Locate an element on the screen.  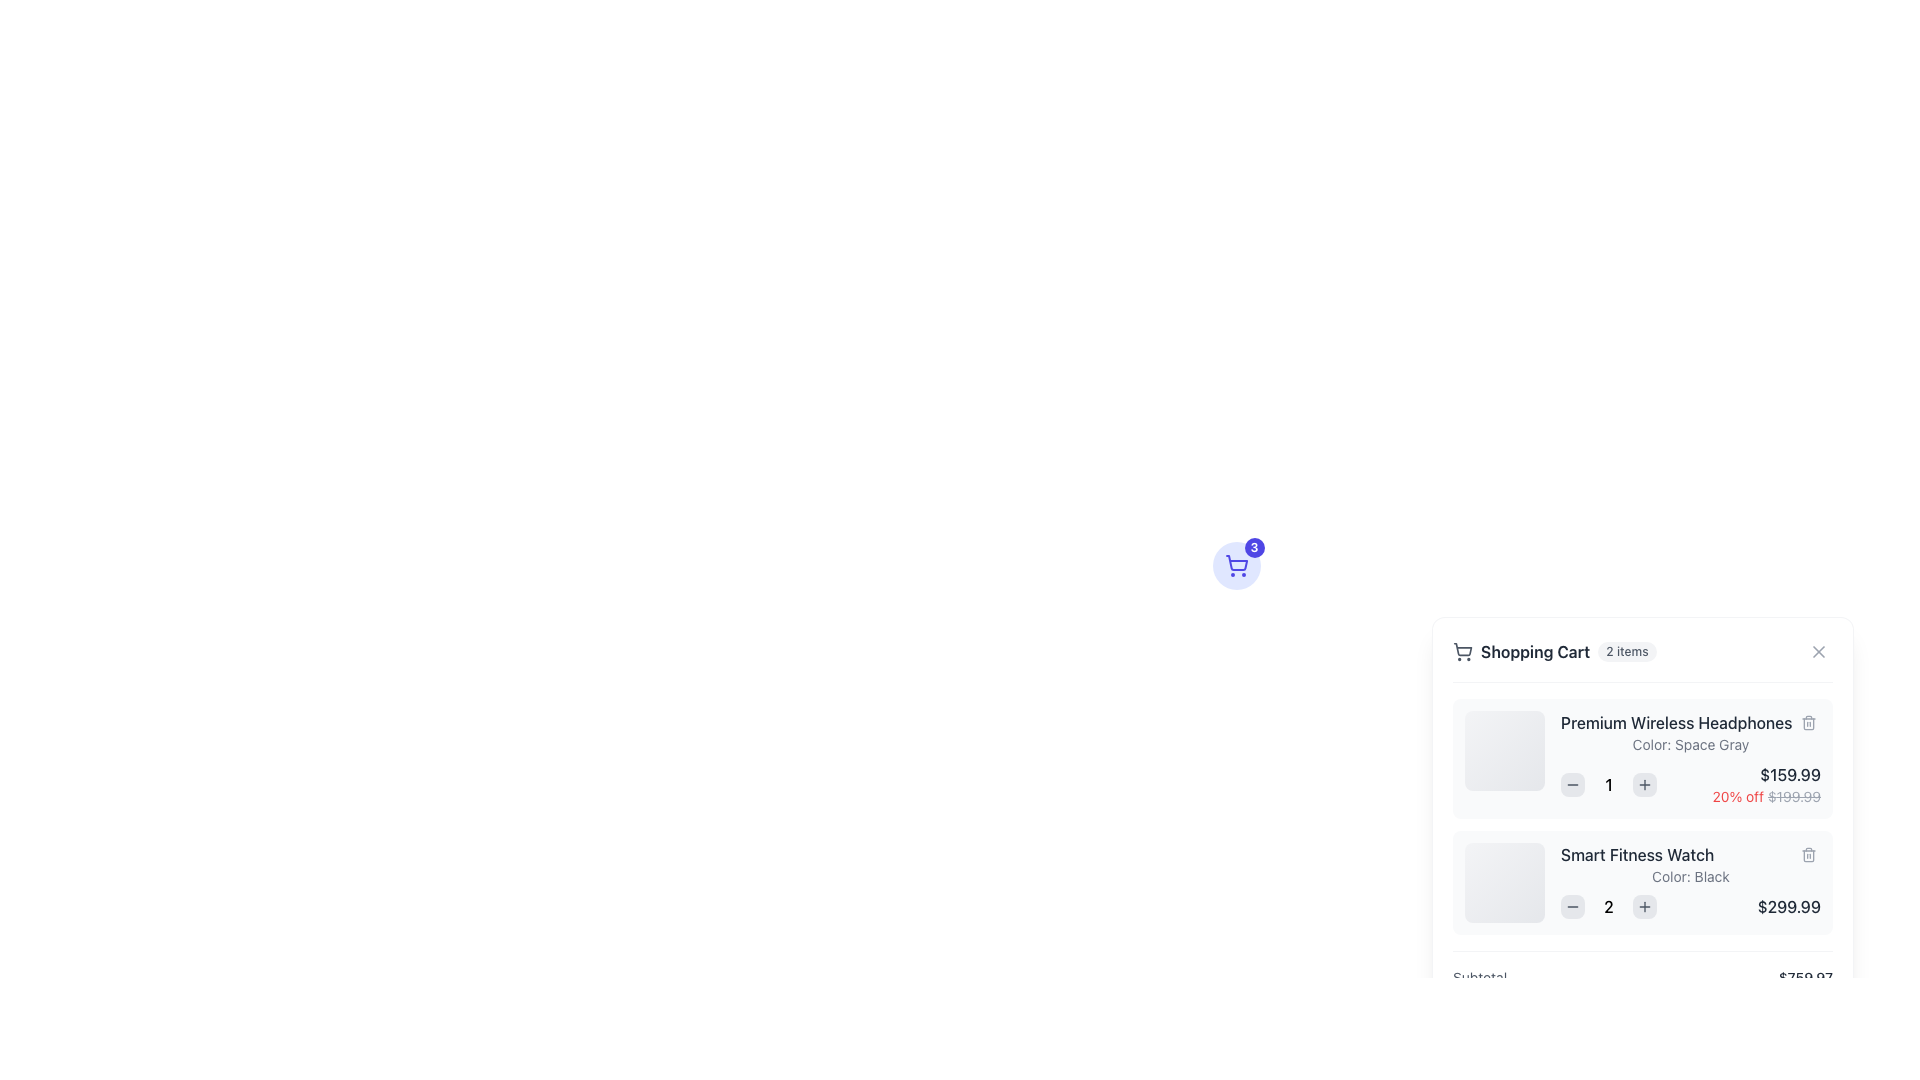
text of the product title label located at the top of the first item listing in the shopping cart overlay, positioned to the right of the product's image placeholder is located at coordinates (1689, 722).